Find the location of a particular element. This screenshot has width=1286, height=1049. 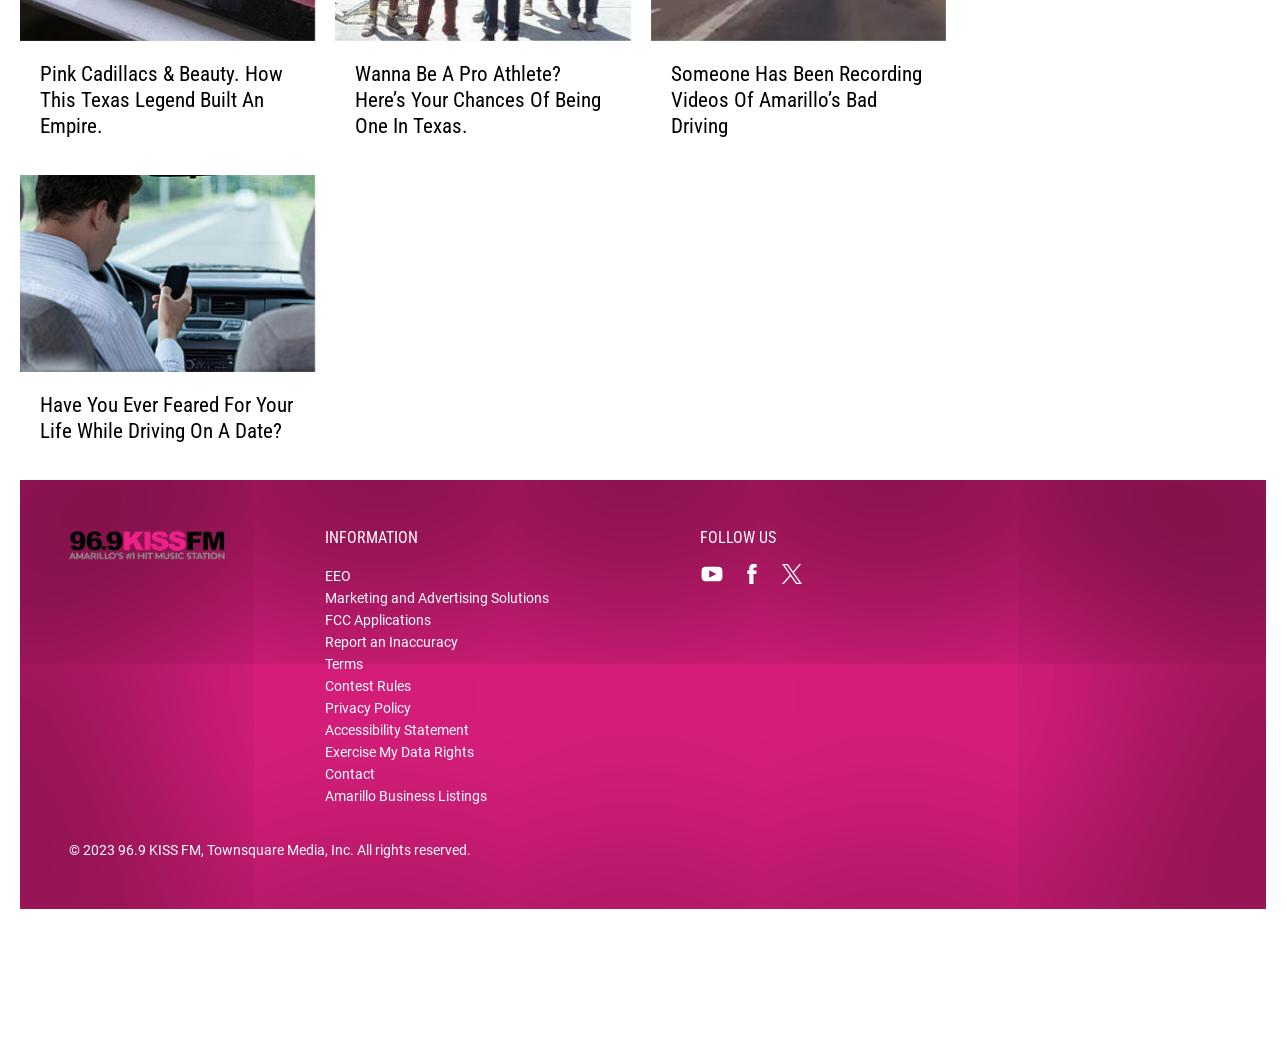

'FCC Applications' is located at coordinates (376, 650).